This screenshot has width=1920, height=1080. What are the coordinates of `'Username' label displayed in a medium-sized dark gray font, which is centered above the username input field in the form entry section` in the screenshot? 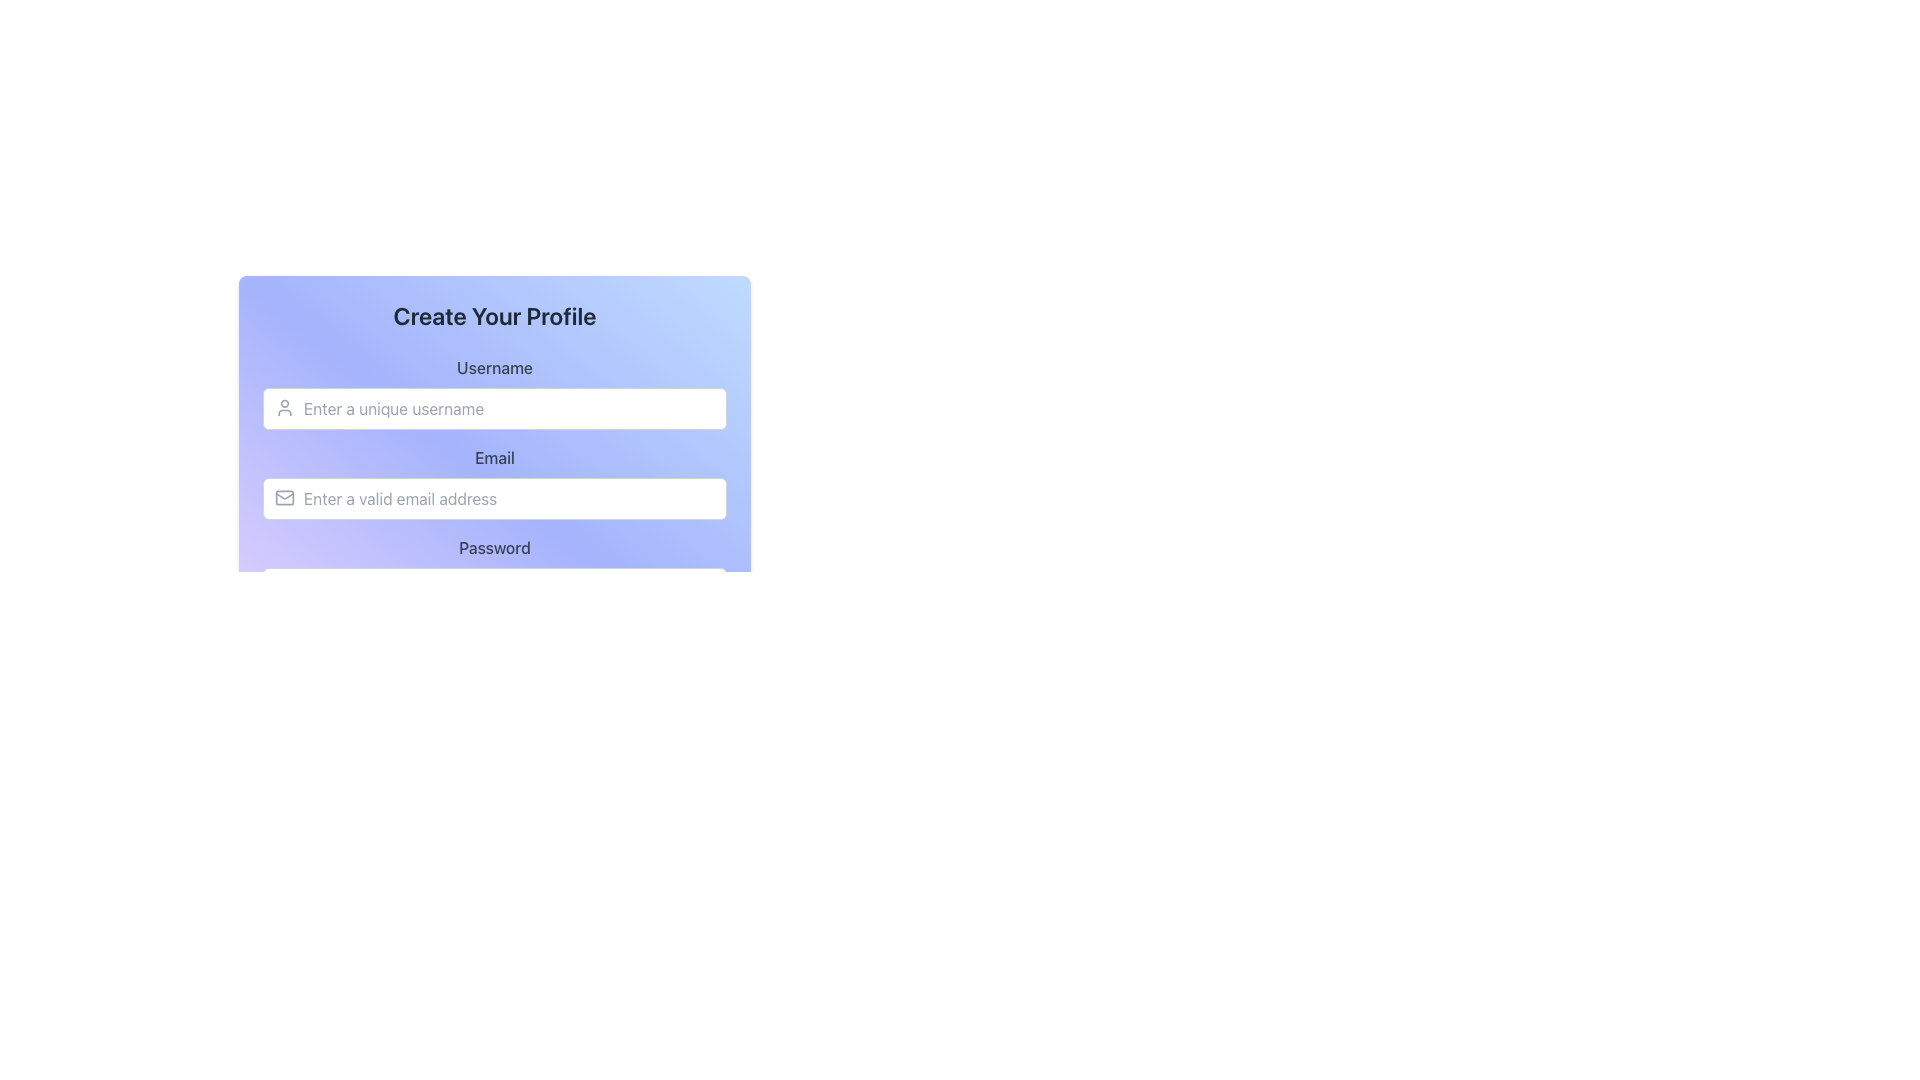 It's located at (494, 367).